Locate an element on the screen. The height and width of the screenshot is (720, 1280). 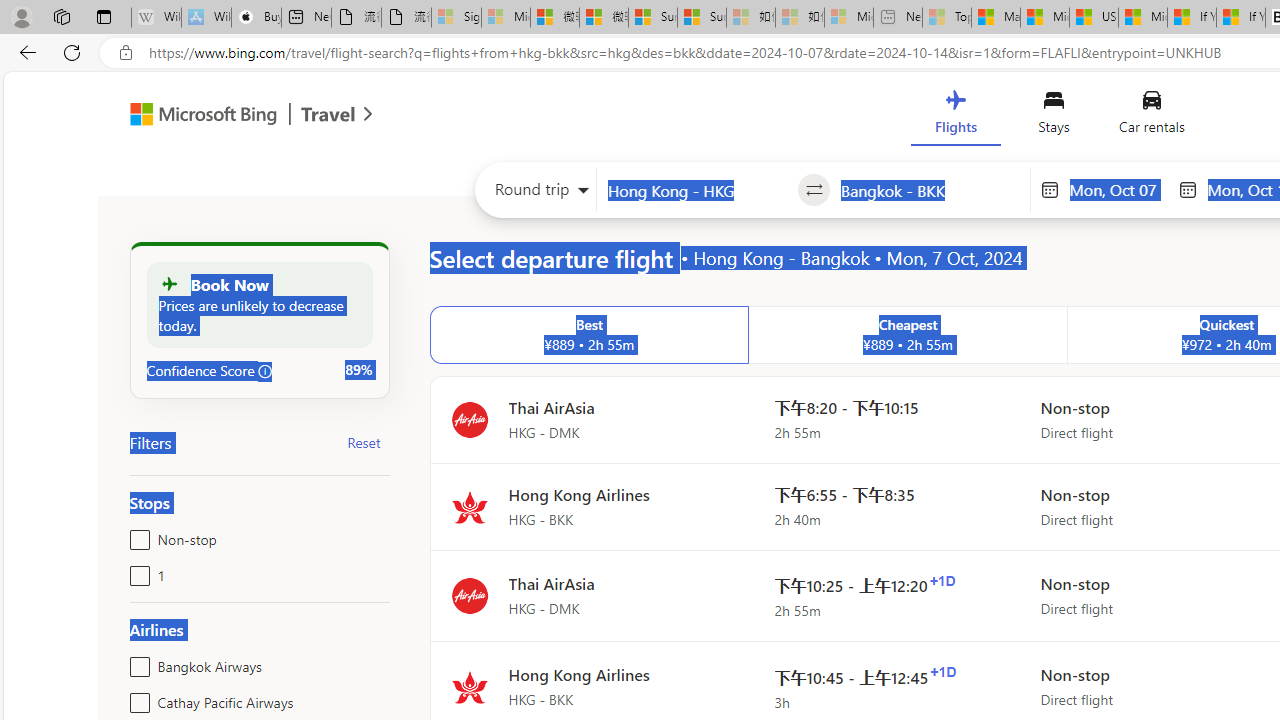
'Start Date' is located at coordinates (1117, 189).